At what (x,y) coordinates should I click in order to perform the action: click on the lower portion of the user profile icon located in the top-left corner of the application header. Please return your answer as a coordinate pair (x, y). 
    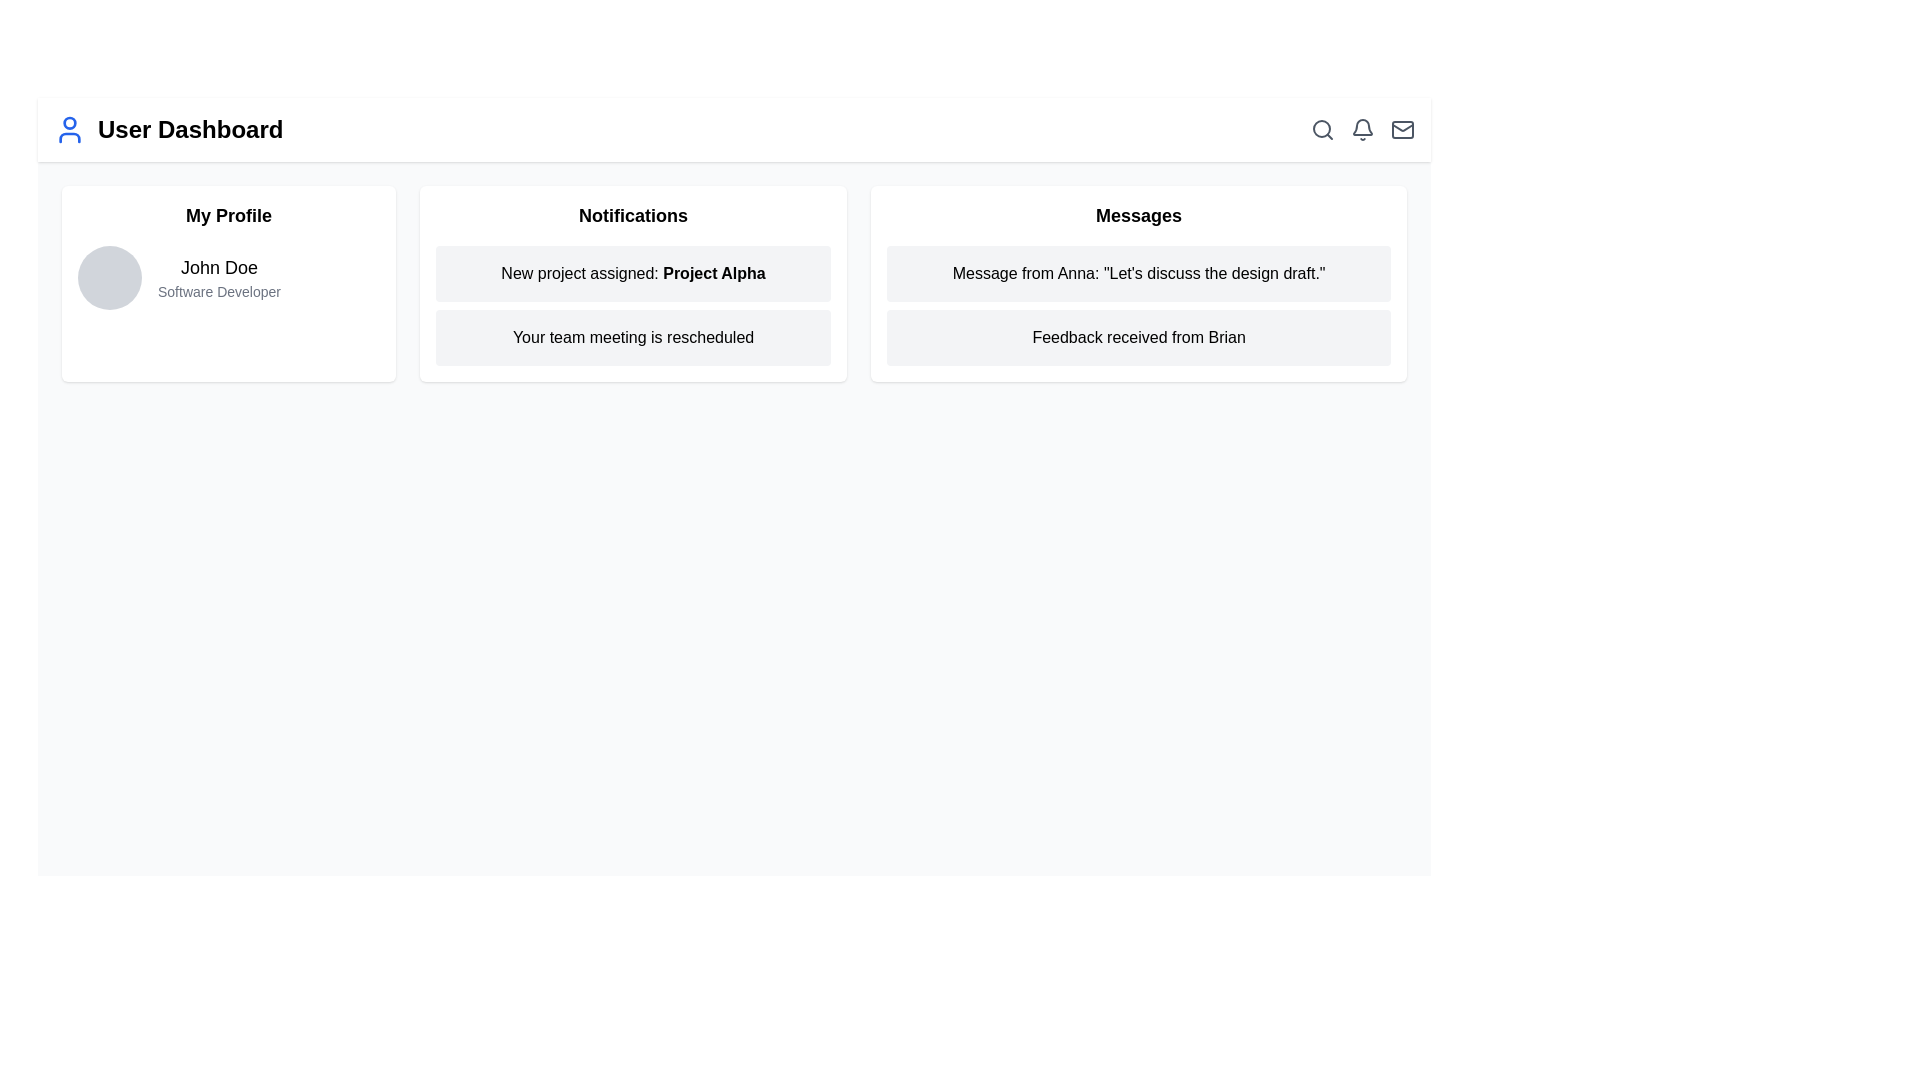
    Looking at the image, I should click on (70, 137).